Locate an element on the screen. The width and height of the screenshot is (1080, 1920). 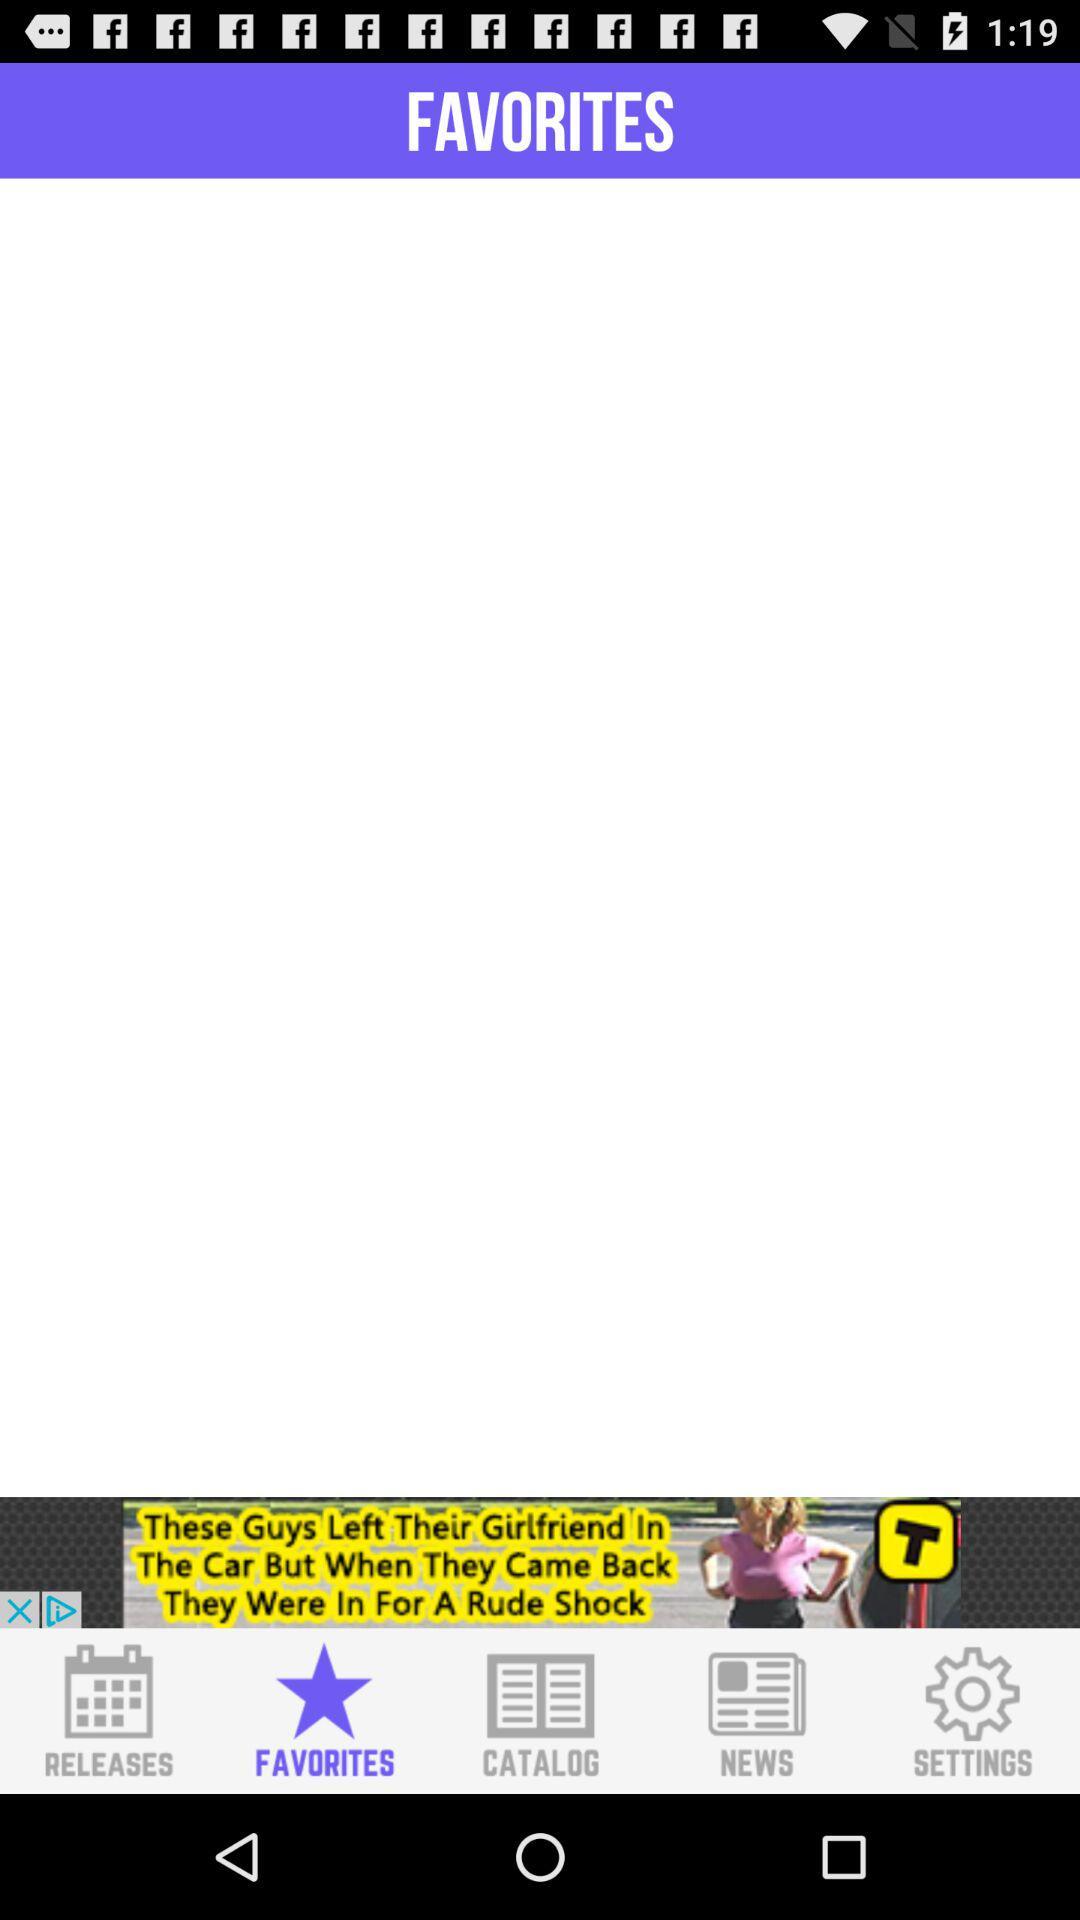
menu biutton is located at coordinates (108, 1710).